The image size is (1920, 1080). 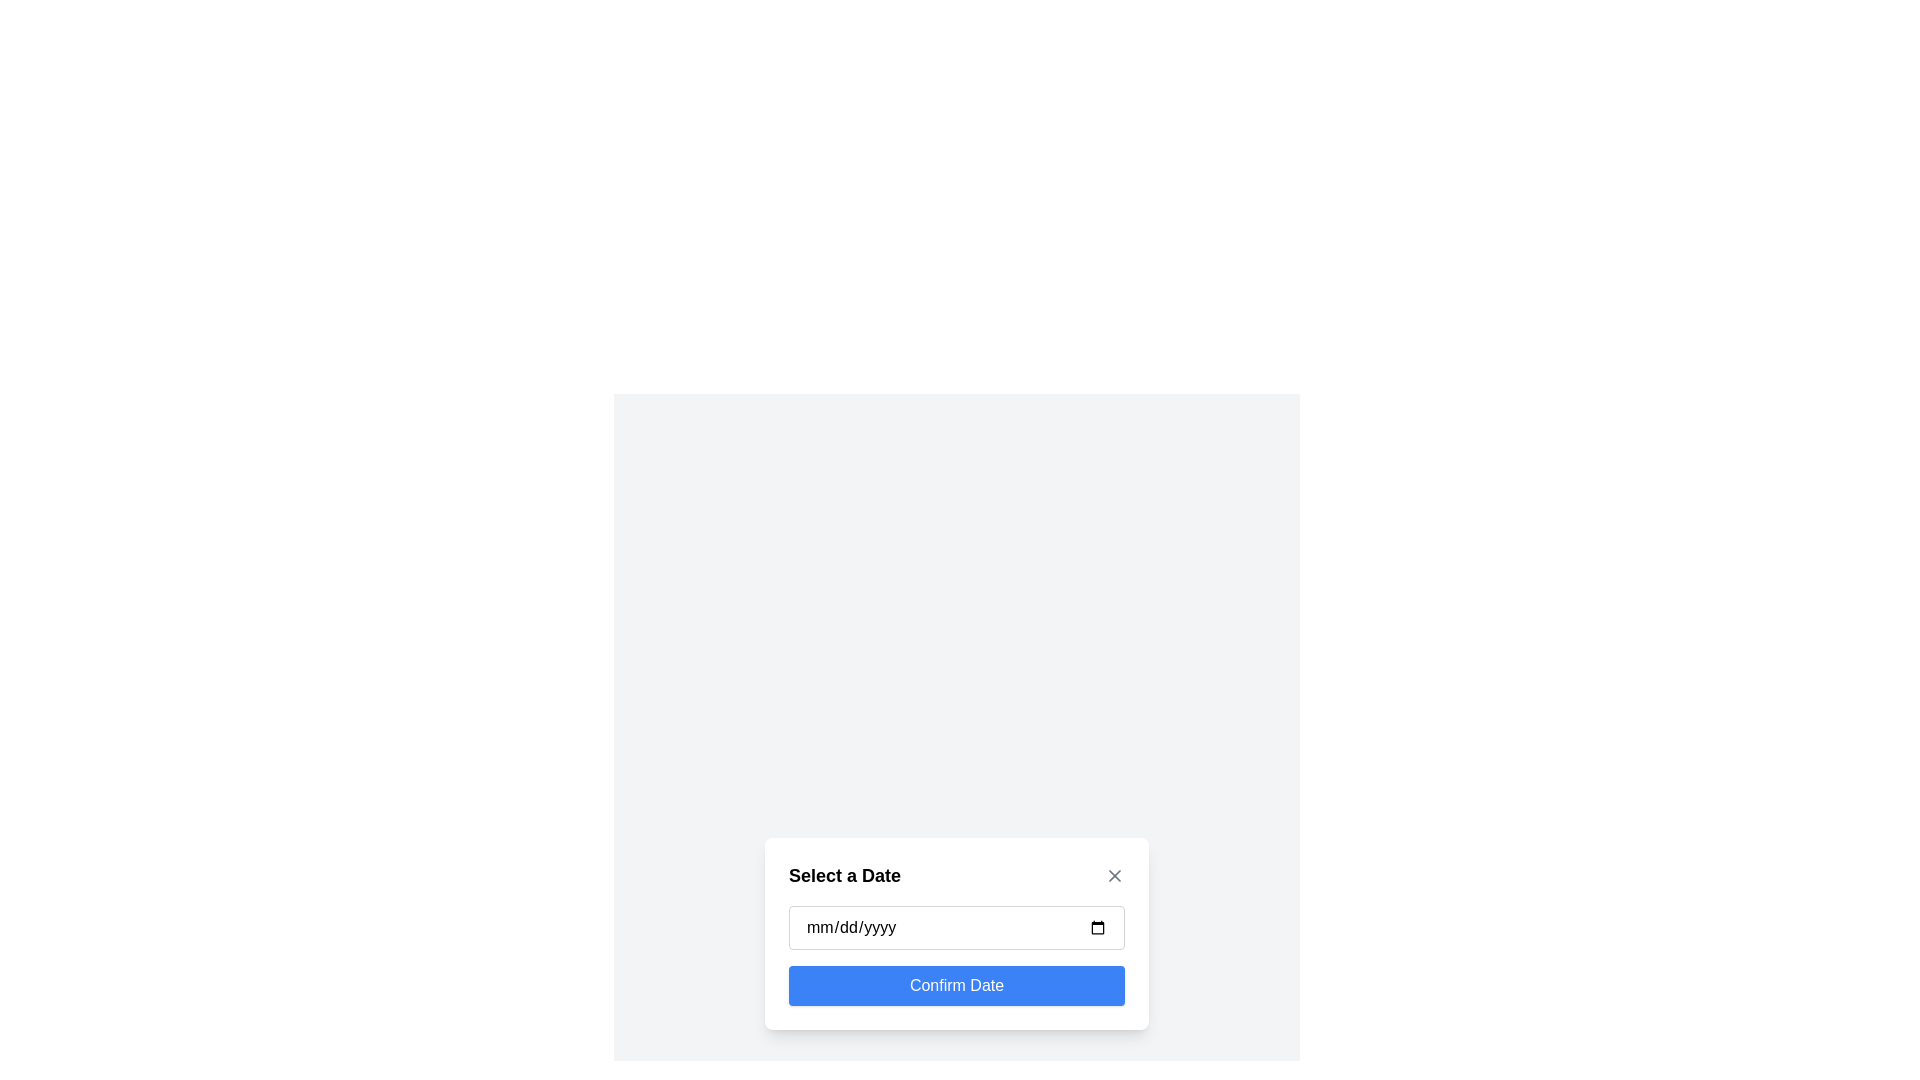 I want to click on the 'Confirm Date' button, which is a rectangular button with a blue background and white text, located at the bottom of the 'Select a Date' dialog box, so click(x=955, y=985).